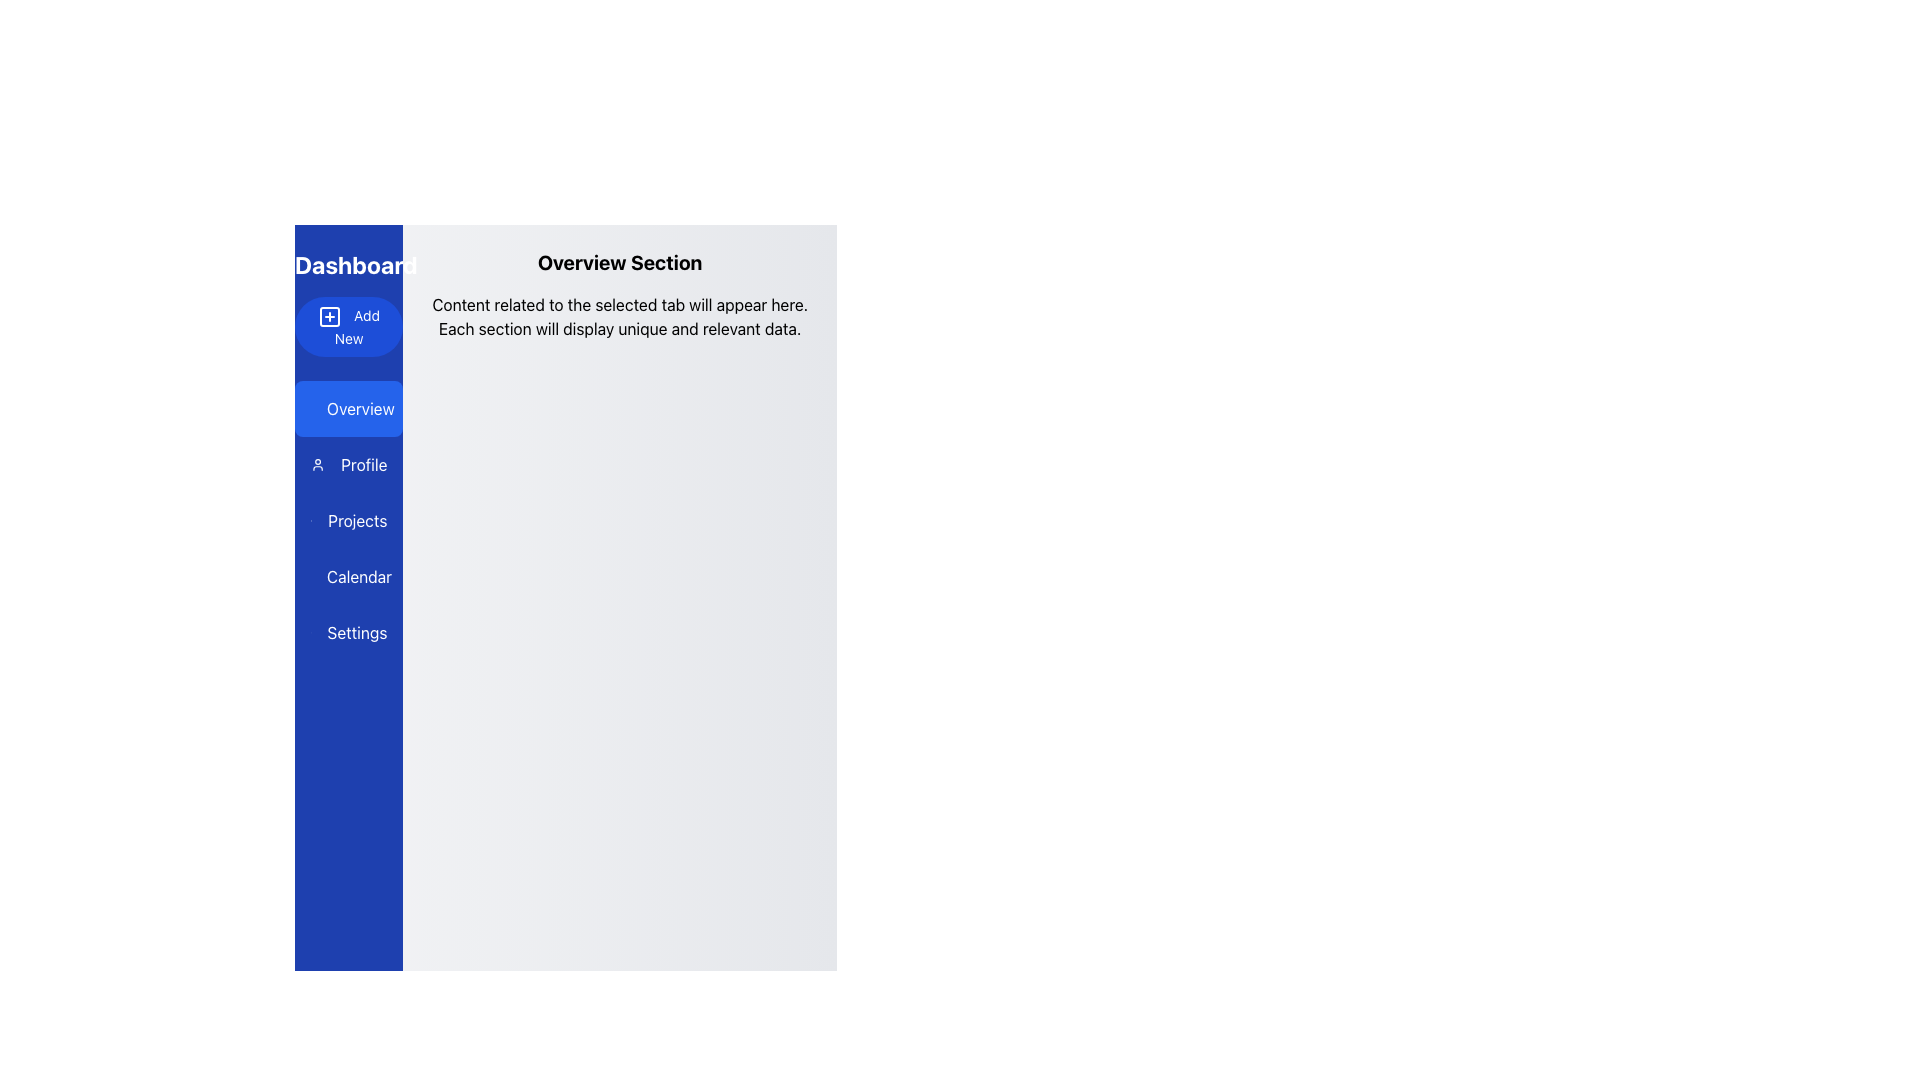 The width and height of the screenshot is (1920, 1080). I want to click on the decorative square icon with chamfered corners and a blue background located within the 'Add New' button in the left navigation panel, just below the 'Dashboard' title, so click(330, 315).